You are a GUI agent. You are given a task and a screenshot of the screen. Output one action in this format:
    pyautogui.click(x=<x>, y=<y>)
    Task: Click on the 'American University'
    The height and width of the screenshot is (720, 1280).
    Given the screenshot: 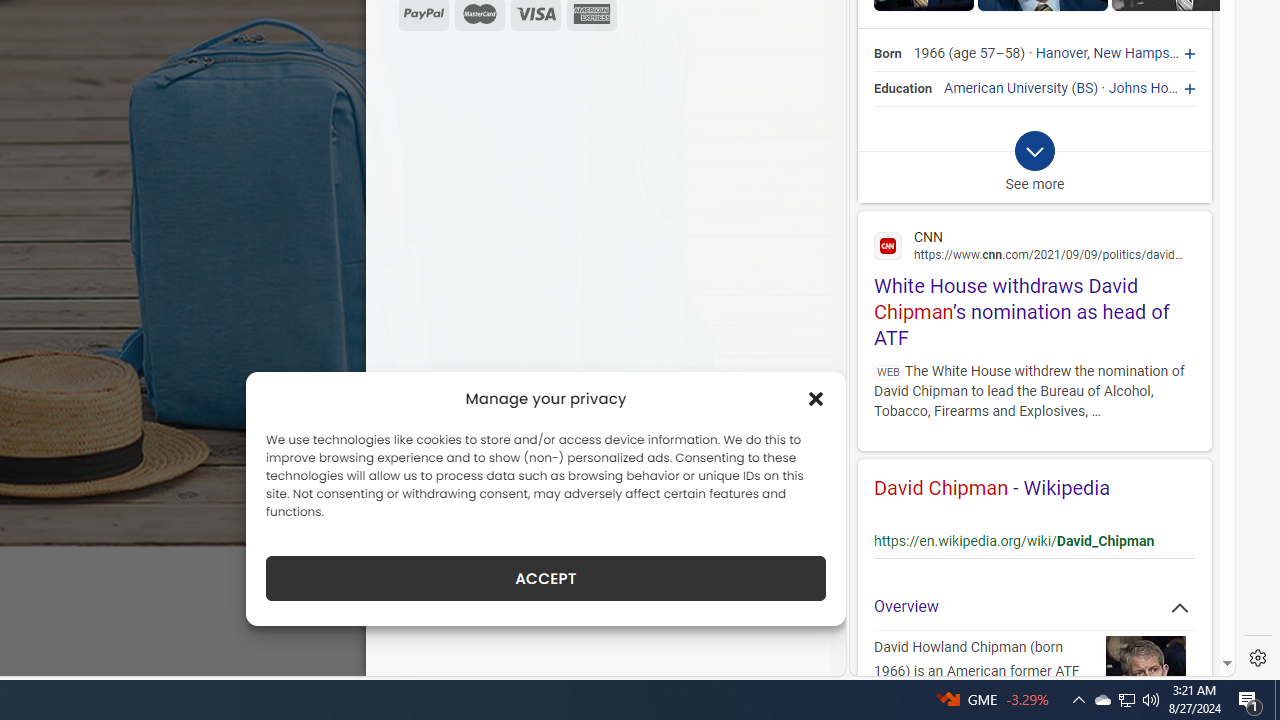 What is the action you would take?
    pyautogui.click(x=1006, y=87)
    